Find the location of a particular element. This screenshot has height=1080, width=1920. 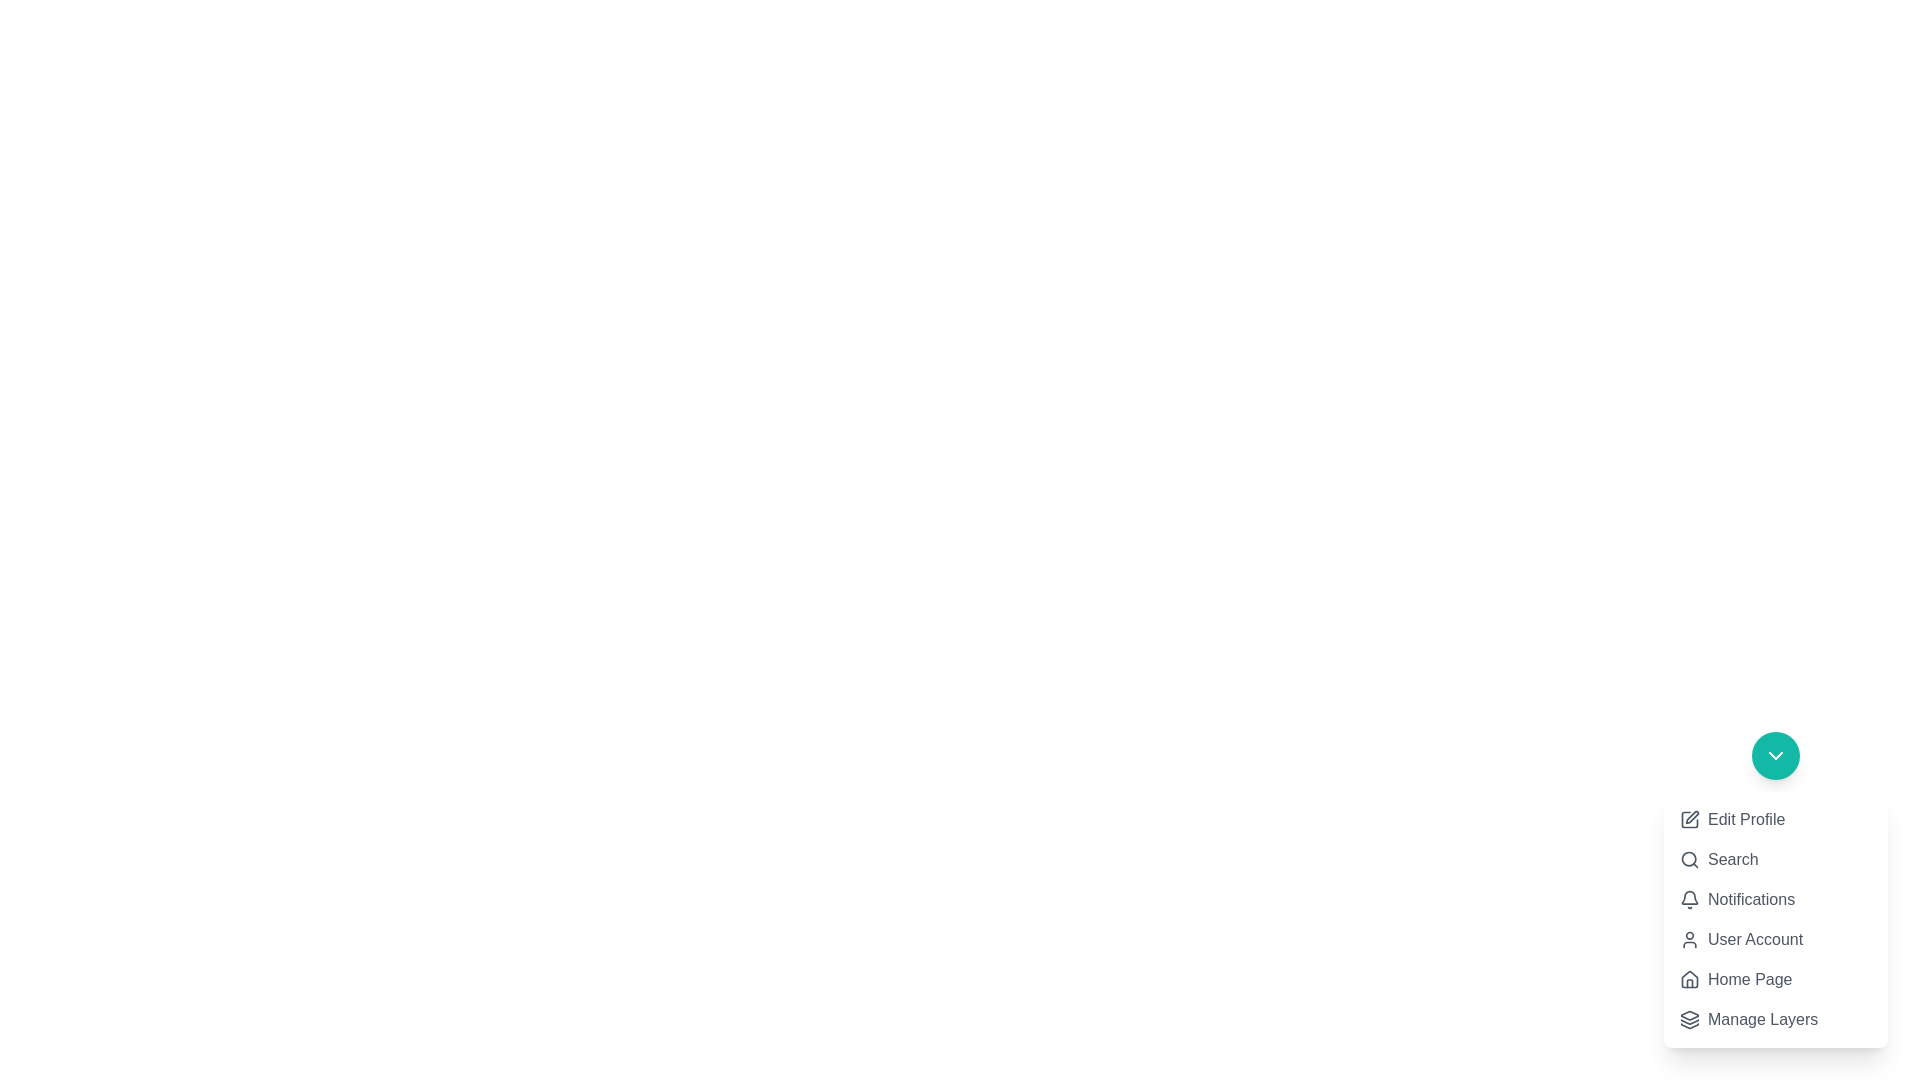

'Search' text label, which is a medium-sized gray font located next to the magnifying glass icon in the dropdown menu is located at coordinates (1732, 859).